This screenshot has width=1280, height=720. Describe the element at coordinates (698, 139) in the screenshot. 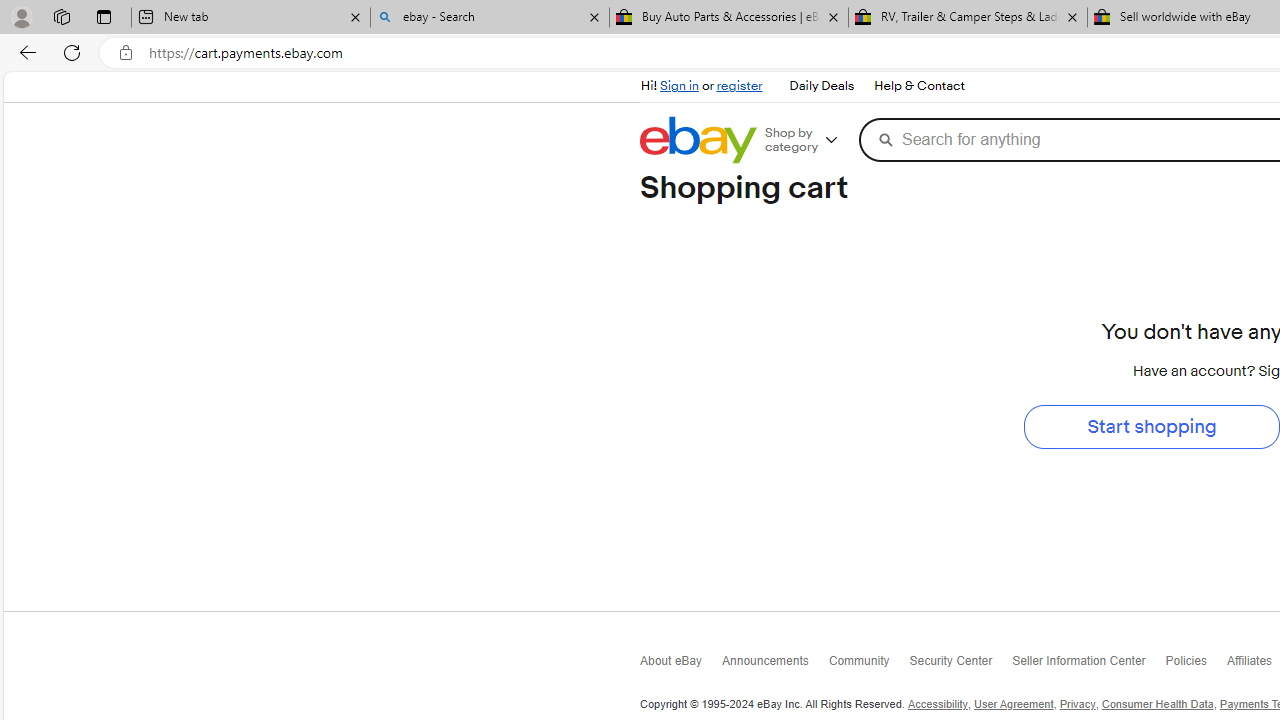

I see `'eBay Home'` at that location.